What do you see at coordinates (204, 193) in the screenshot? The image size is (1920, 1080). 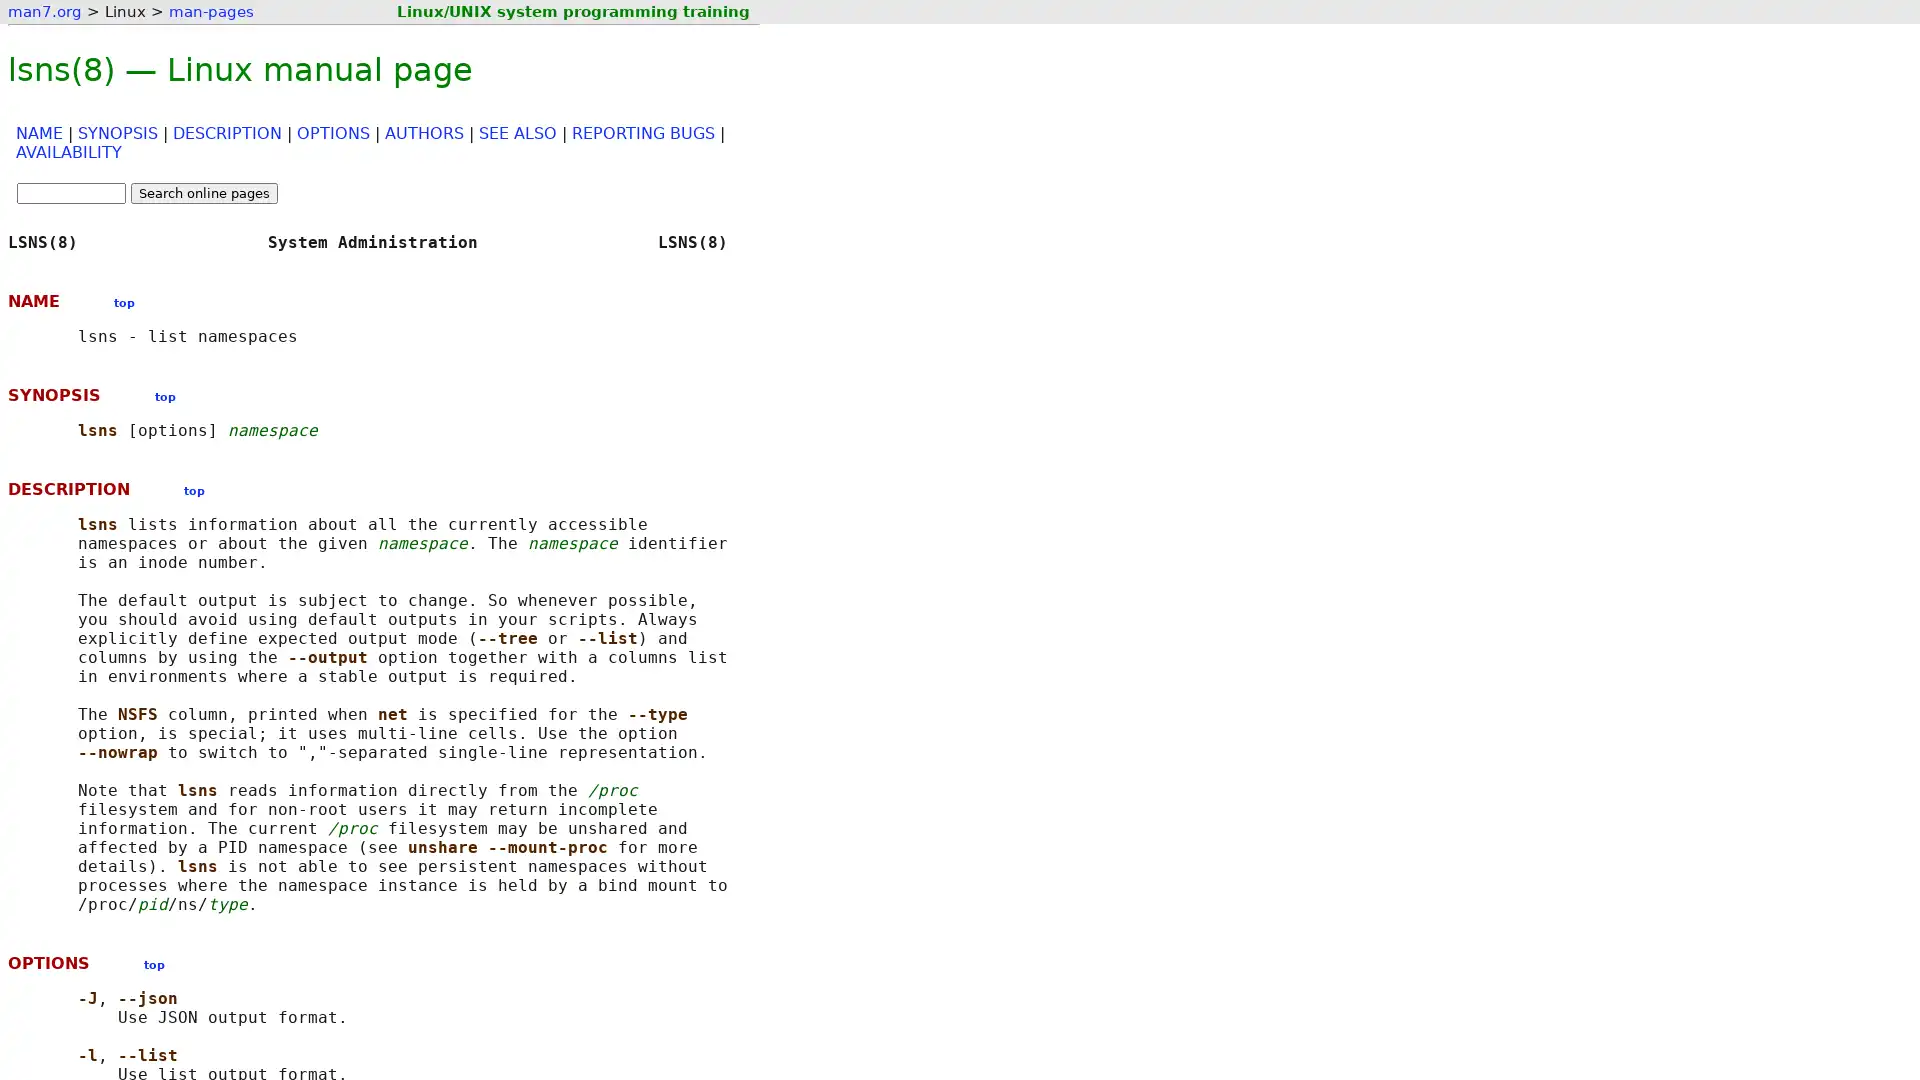 I see `Search online pages` at bounding box center [204, 193].